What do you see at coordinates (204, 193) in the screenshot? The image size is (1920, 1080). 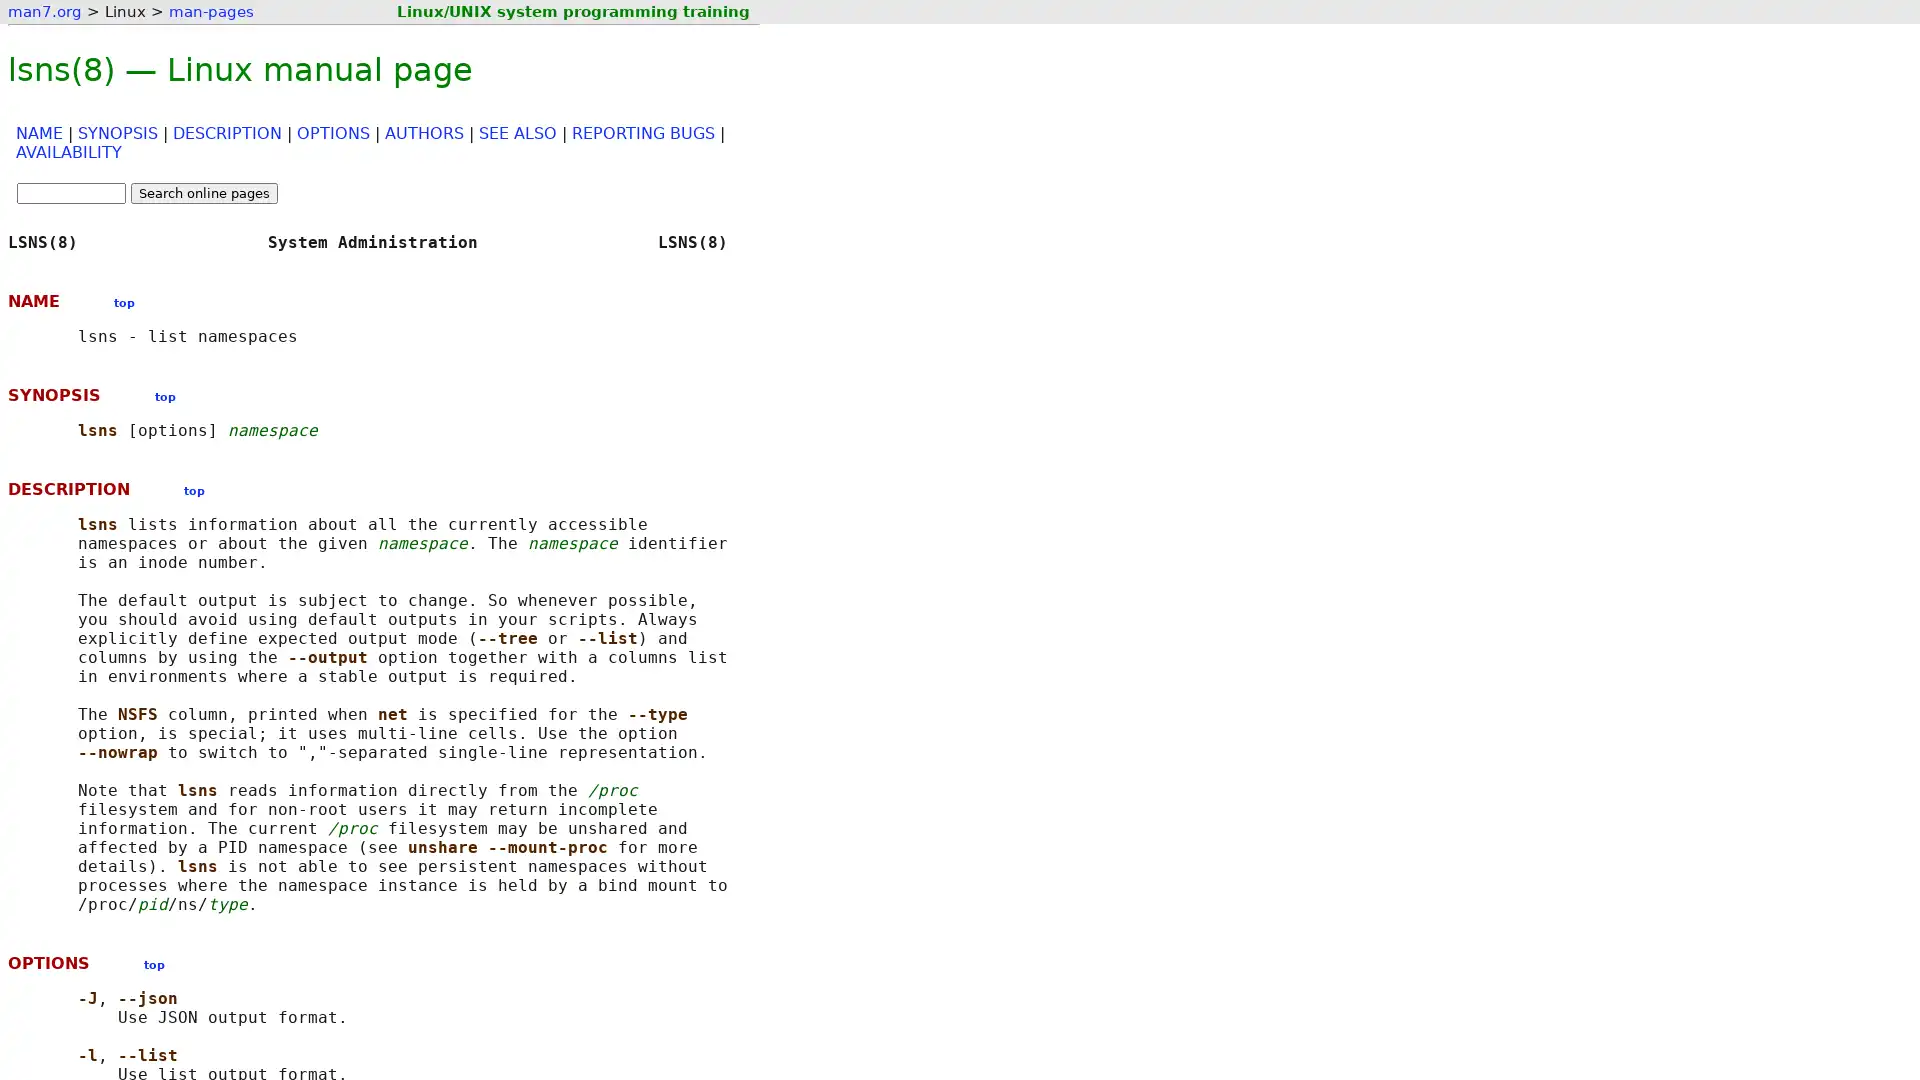 I see `Search online pages` at bounding box center [204, 193].